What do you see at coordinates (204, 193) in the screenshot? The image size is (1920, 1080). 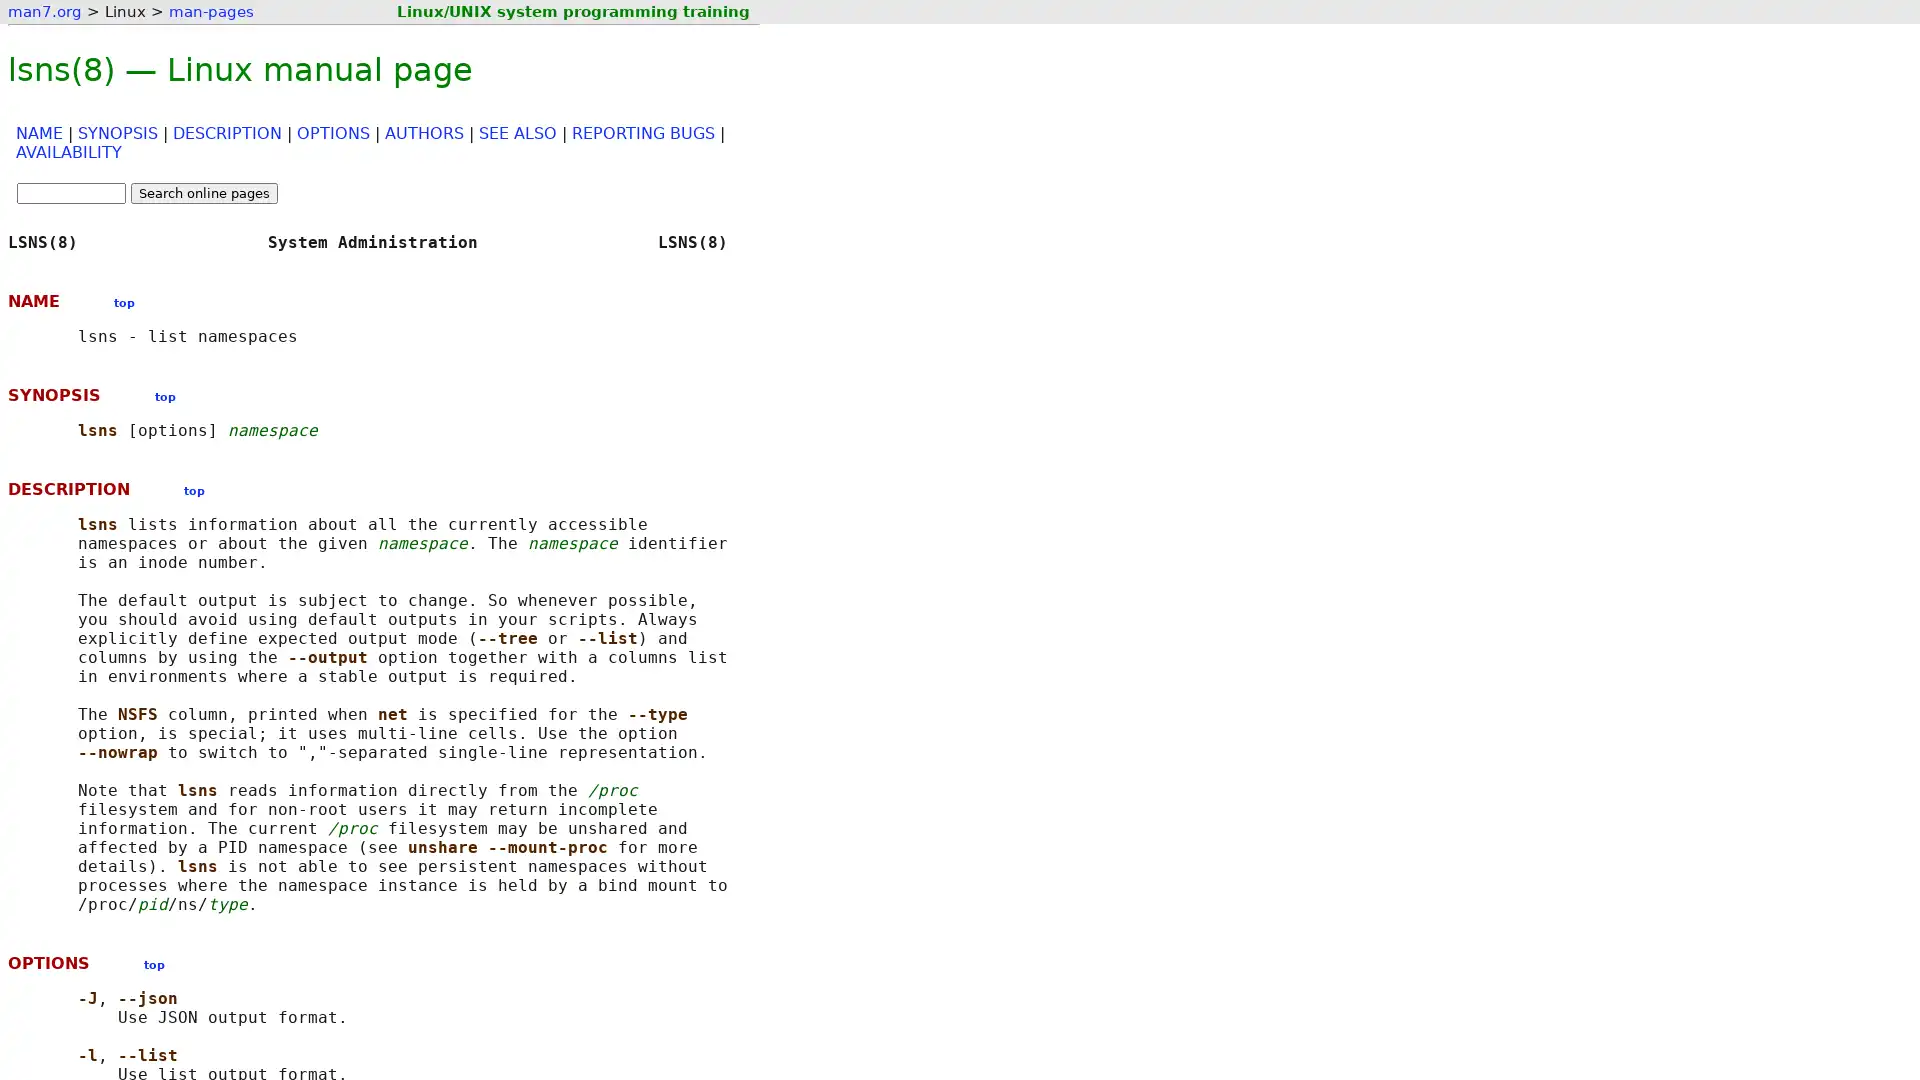 I see `Search online pages` at bounding box center [204, 193].